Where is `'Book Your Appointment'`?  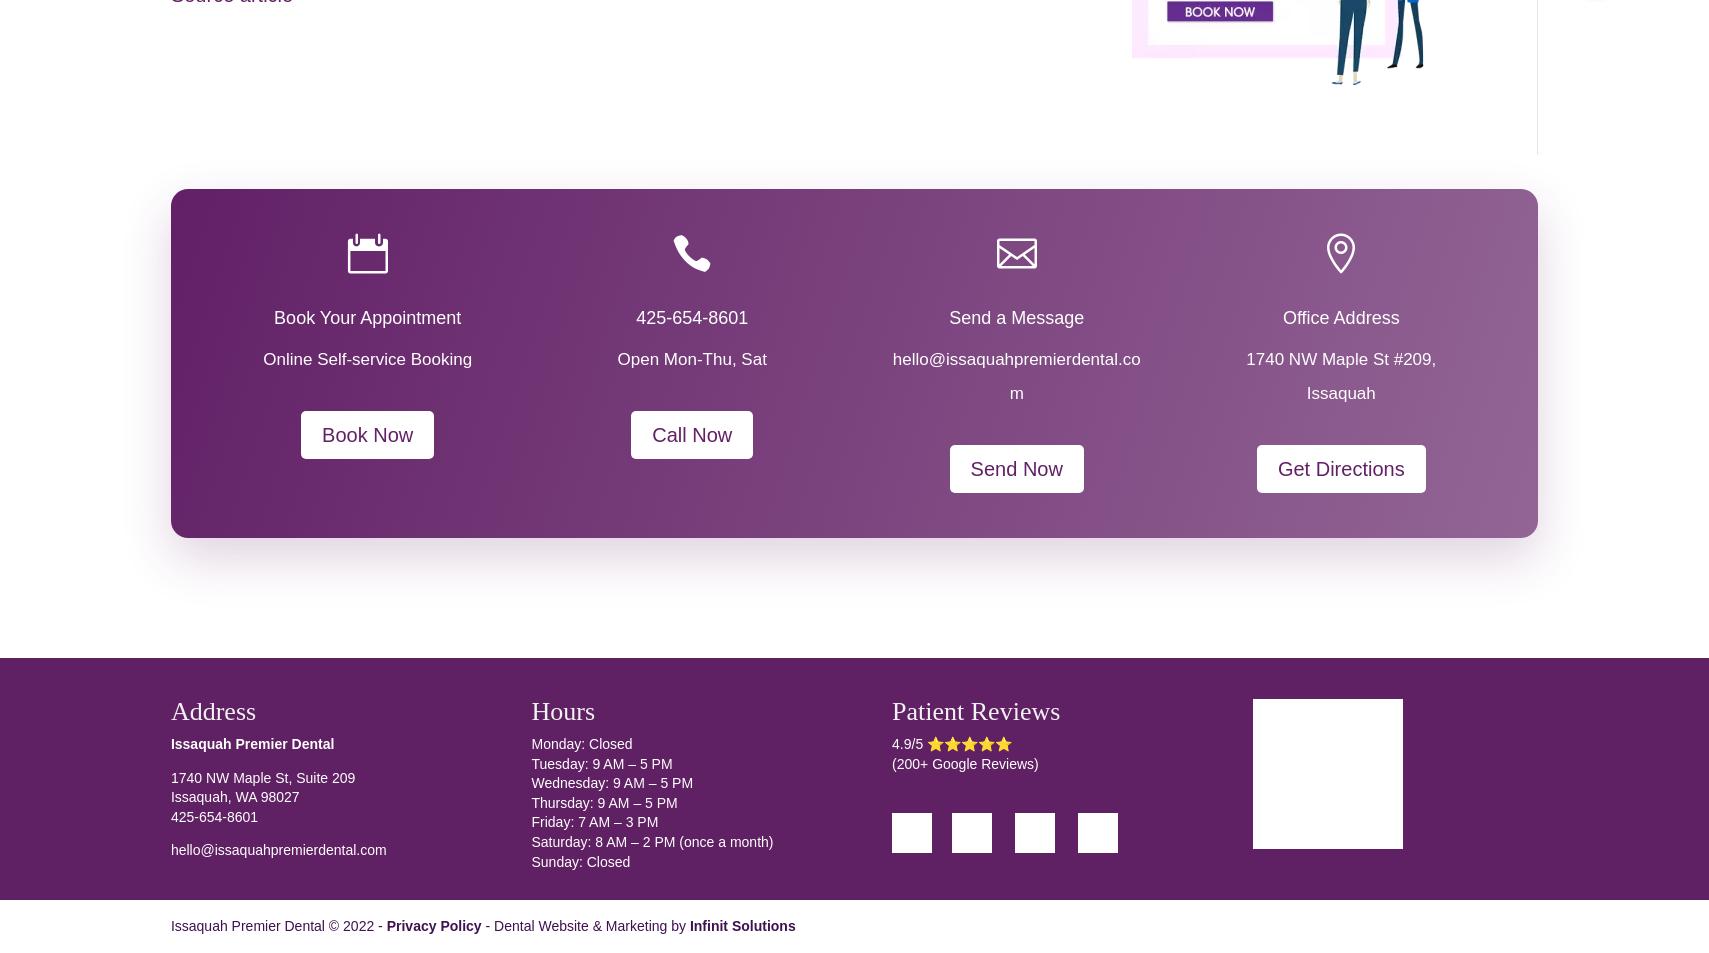
'Book Your Appointment' is located at coordinates (366, 317).